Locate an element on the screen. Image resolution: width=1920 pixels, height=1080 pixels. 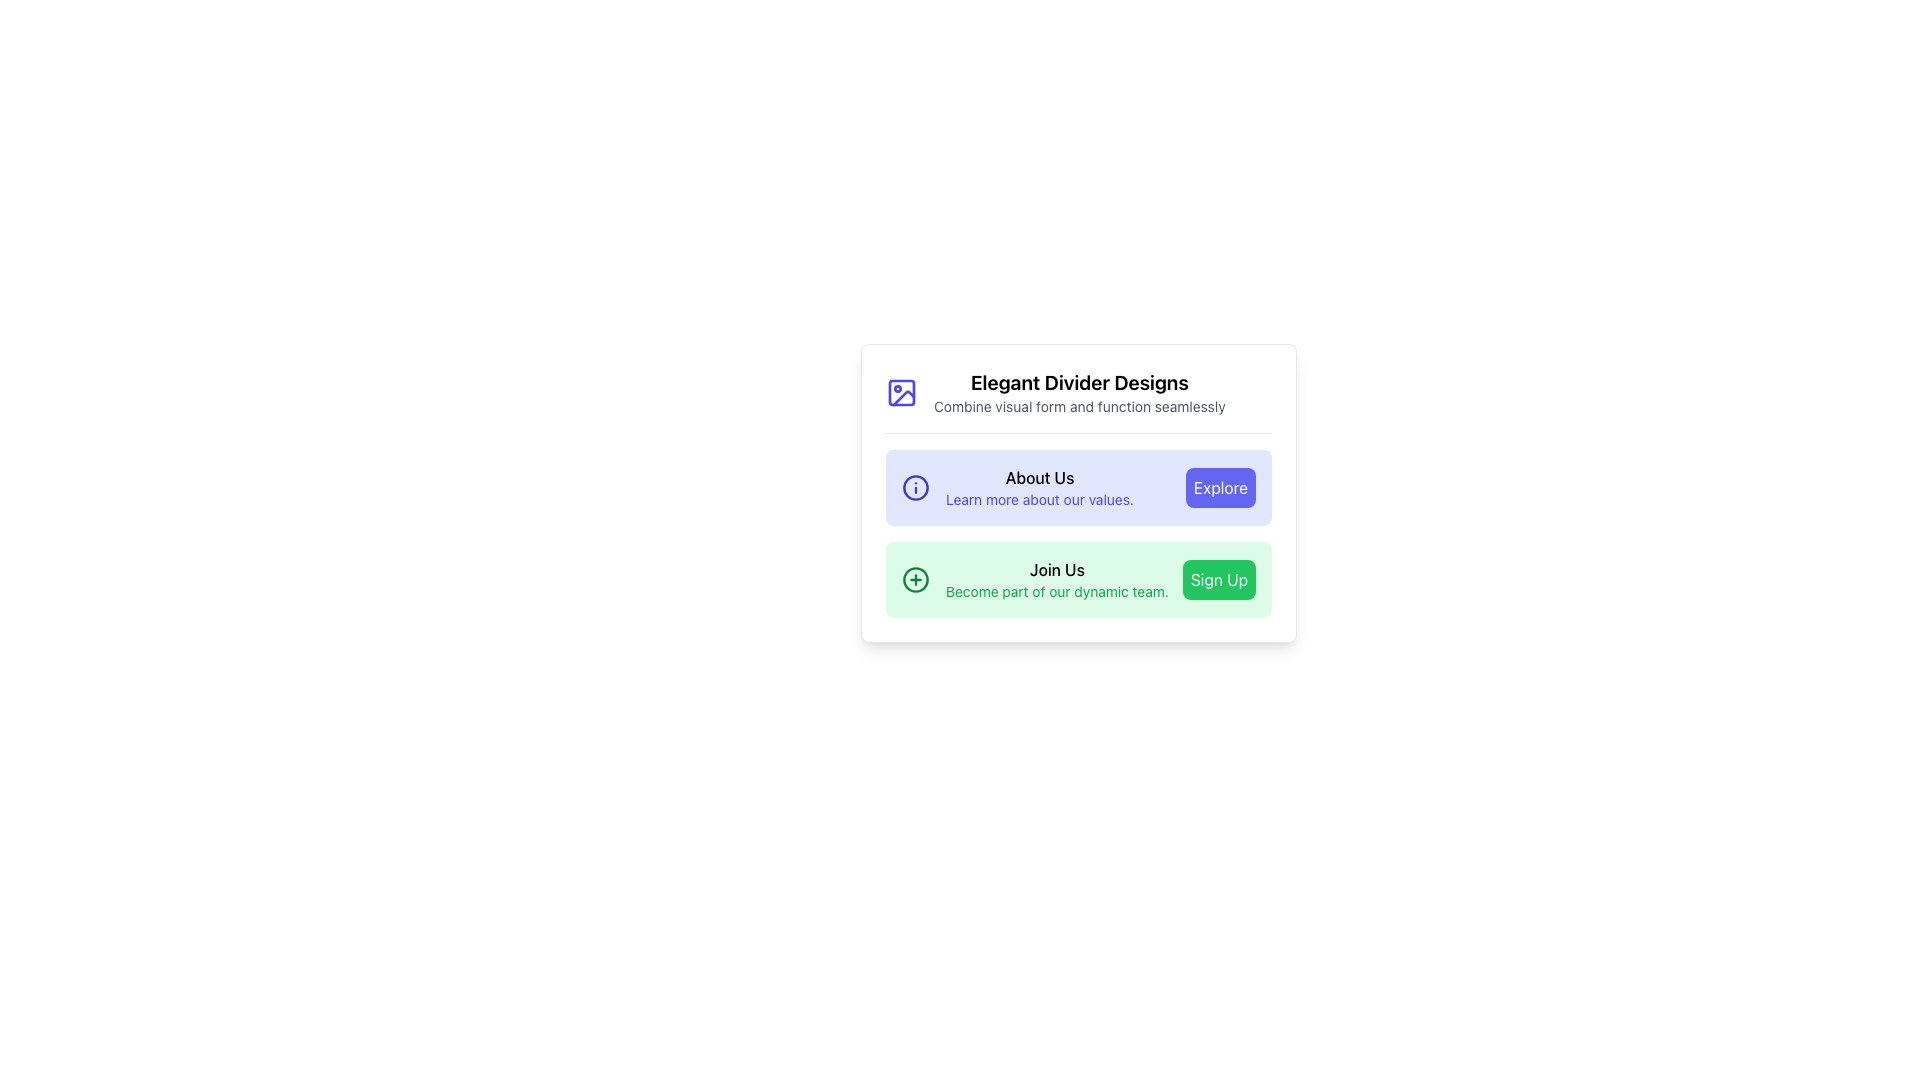
informational text that emphasizes teamwork and inclusivity, located below the 'Join Us' element in the green-highlighted section is located at coordinates (1056, 590).